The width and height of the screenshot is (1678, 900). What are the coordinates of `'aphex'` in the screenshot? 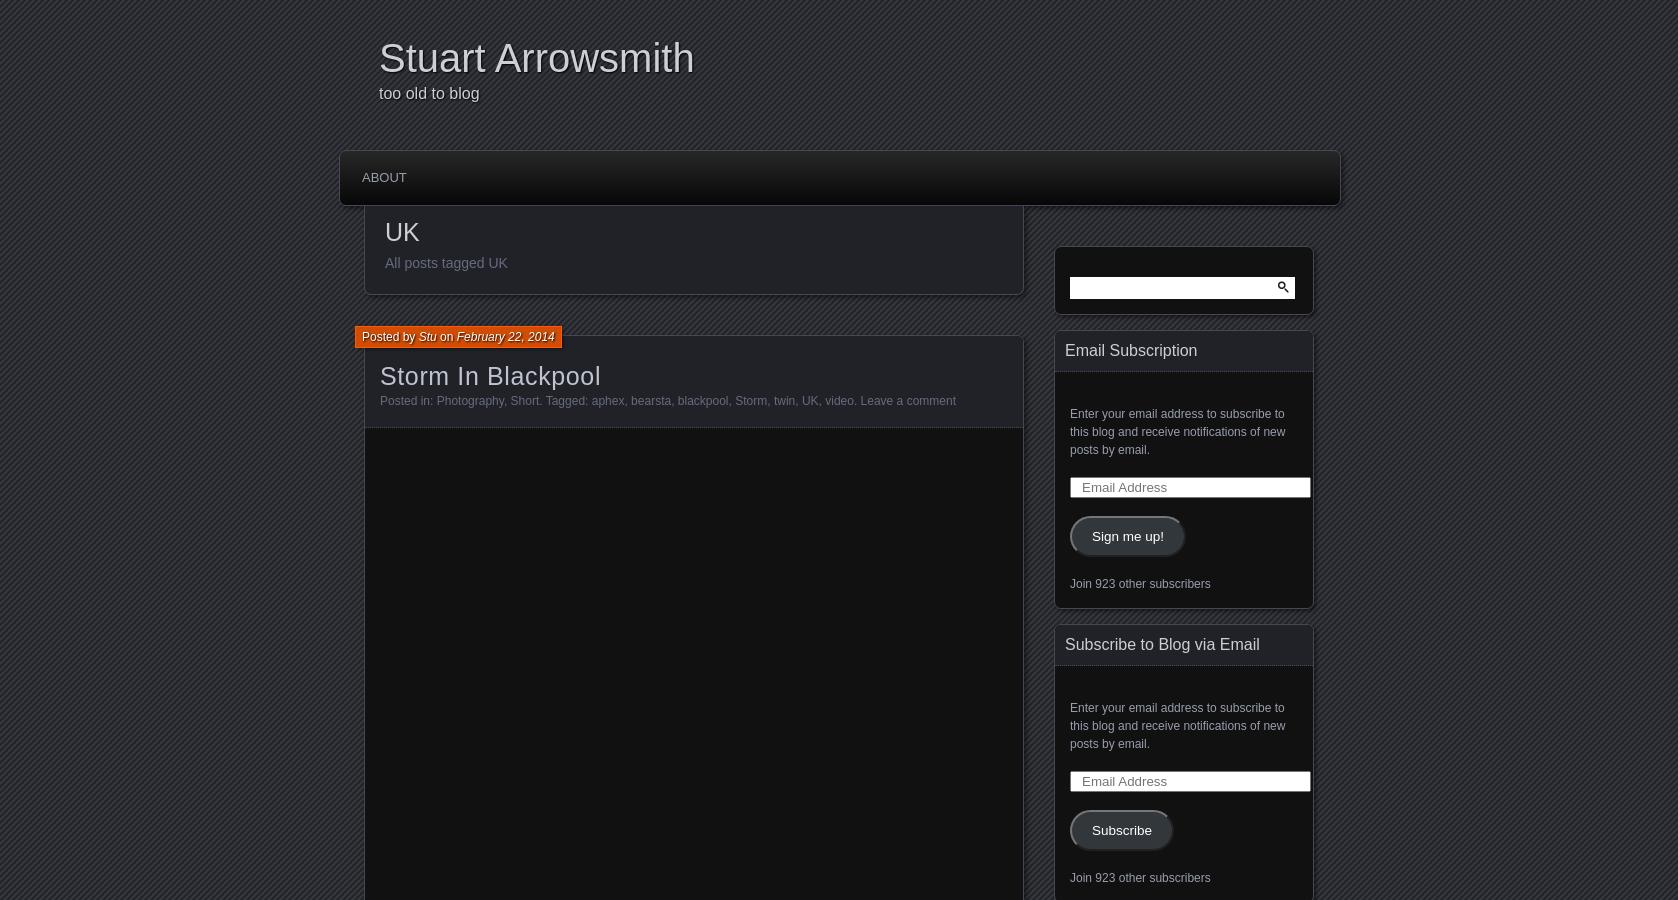 It's located at (606, 401).